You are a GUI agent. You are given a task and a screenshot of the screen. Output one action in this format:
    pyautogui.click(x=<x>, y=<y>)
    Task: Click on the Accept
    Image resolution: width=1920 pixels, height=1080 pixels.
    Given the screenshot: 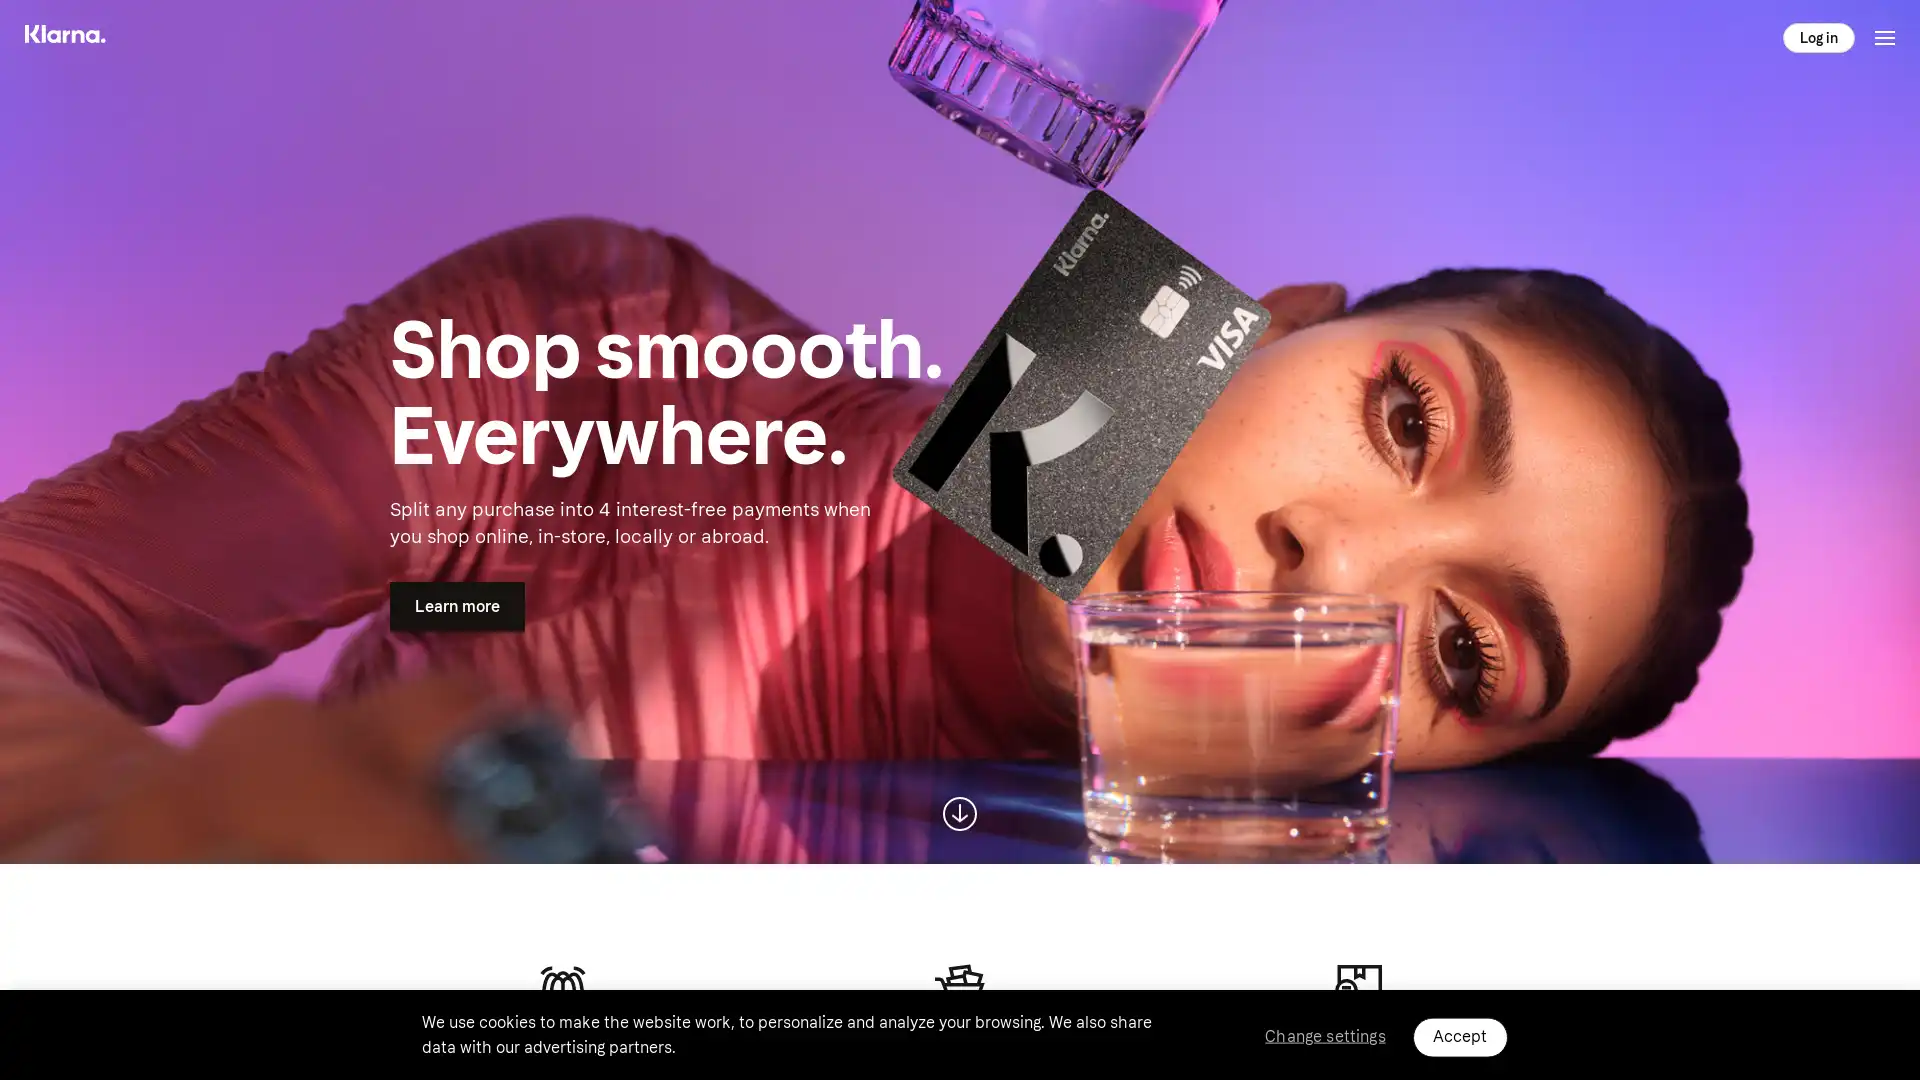 What is the action you would take?
    pyautogui.click(x=1459, y=1036)
    